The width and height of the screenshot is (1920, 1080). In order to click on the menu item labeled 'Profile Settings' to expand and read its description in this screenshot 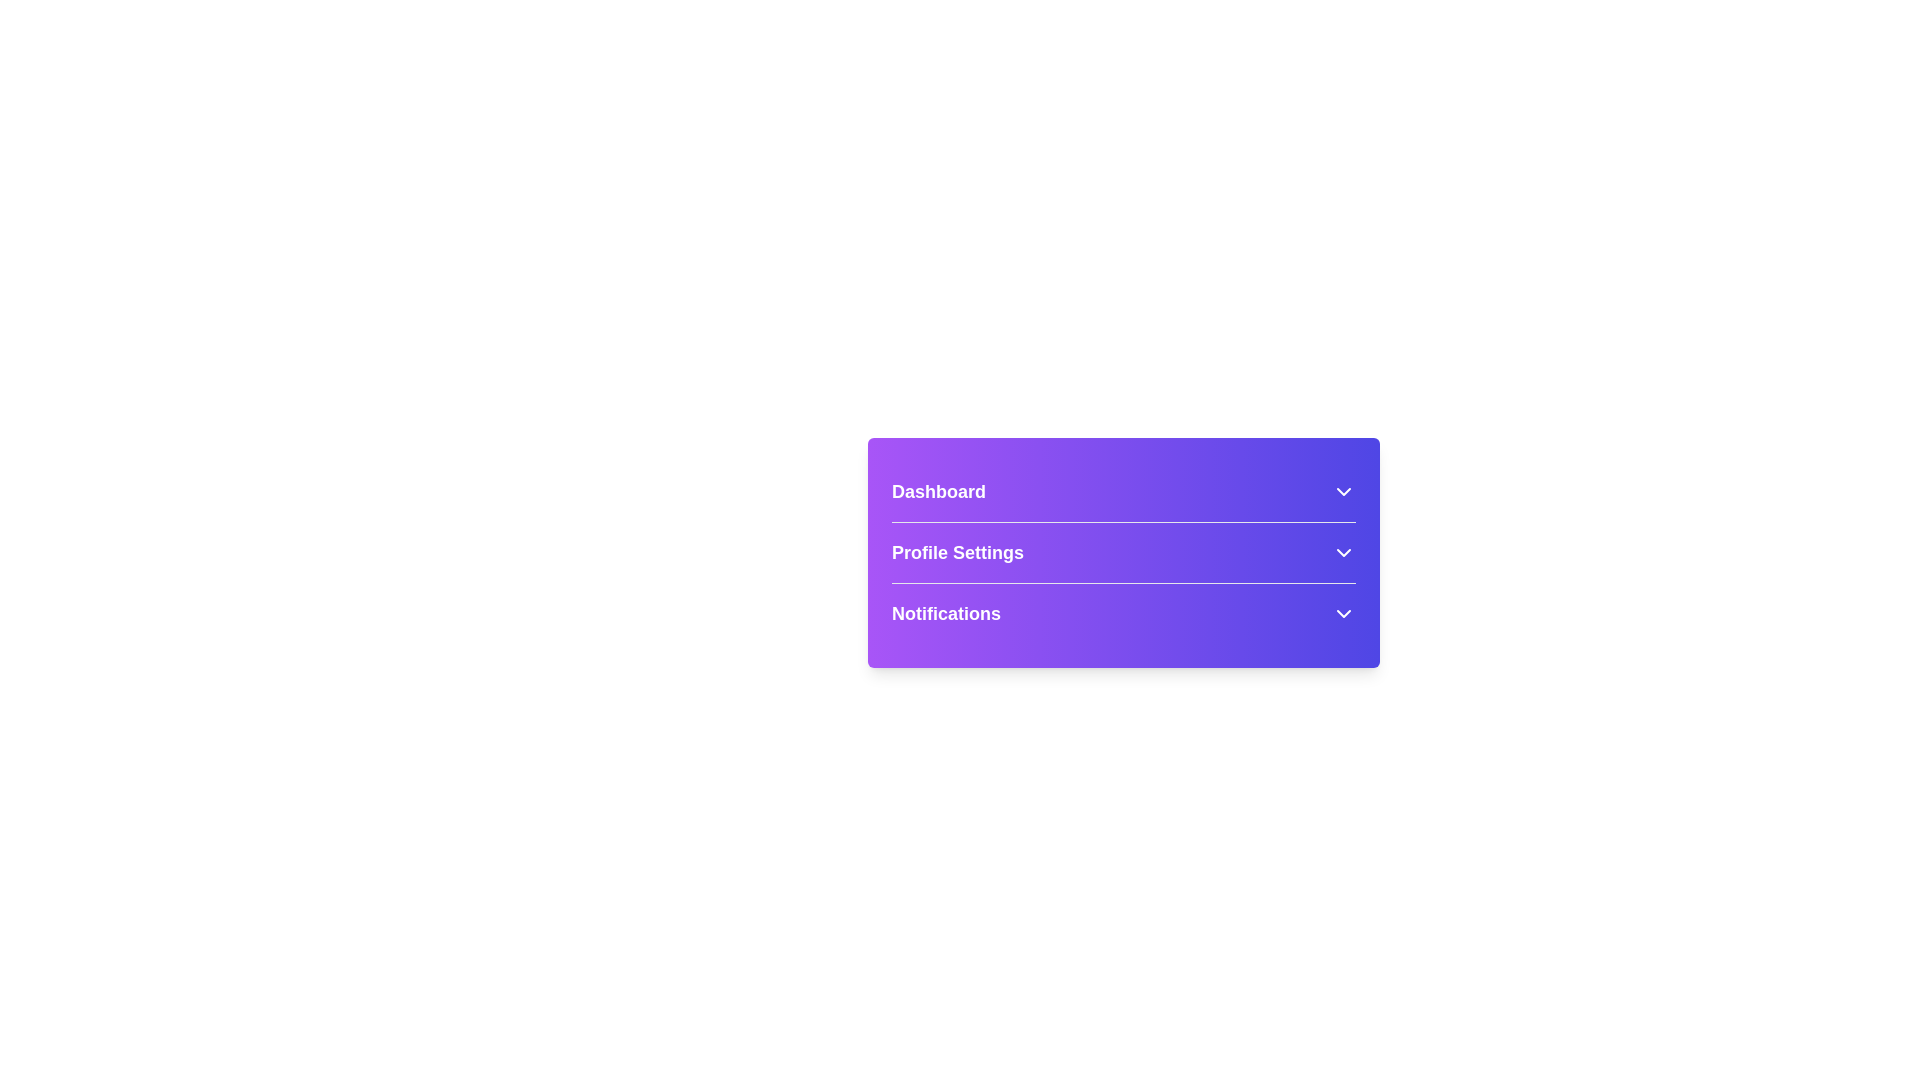, I will do `click(1123, 552)`.